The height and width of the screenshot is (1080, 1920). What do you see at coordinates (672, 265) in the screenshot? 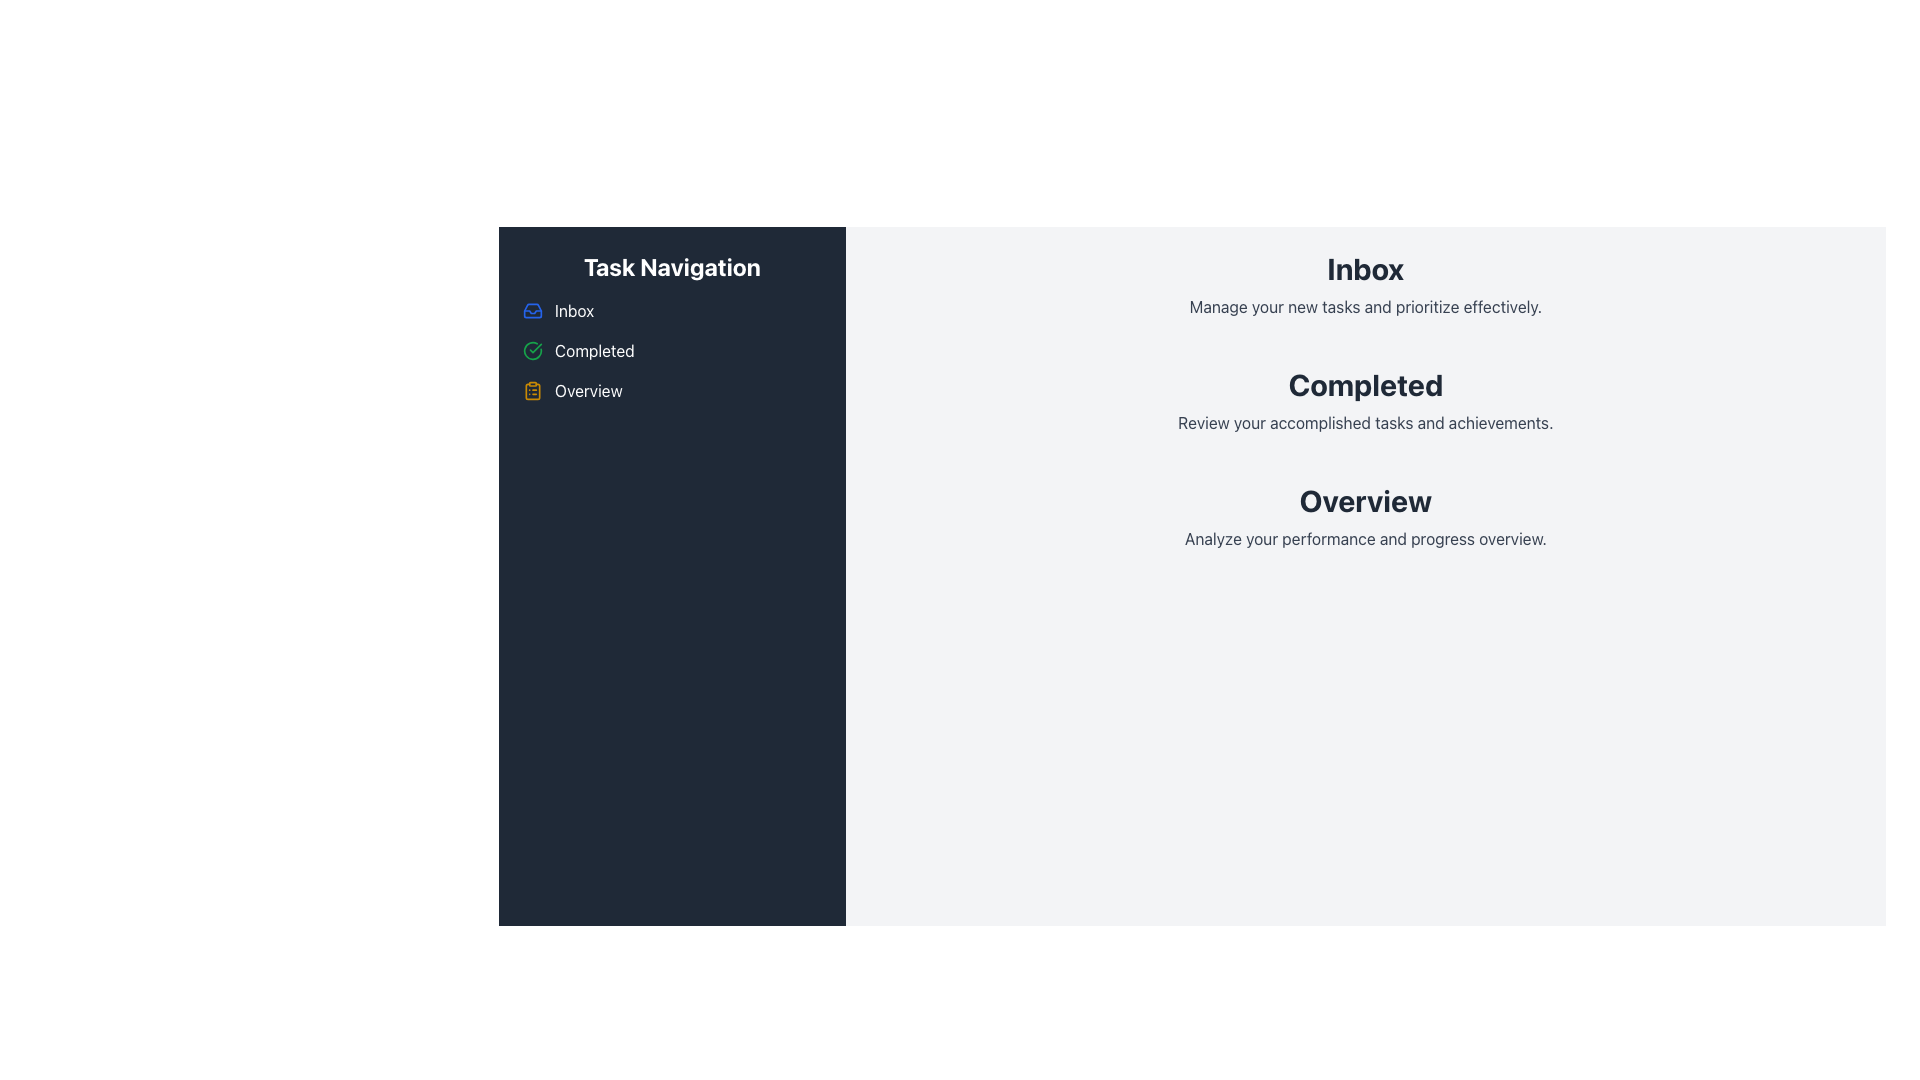
I see `the text heading labeled 'Task Navigation' which is styled in bold, large white font against a dark background, located in the navigation sidebar on the left side of the interface` at bounding box center [672, 265].